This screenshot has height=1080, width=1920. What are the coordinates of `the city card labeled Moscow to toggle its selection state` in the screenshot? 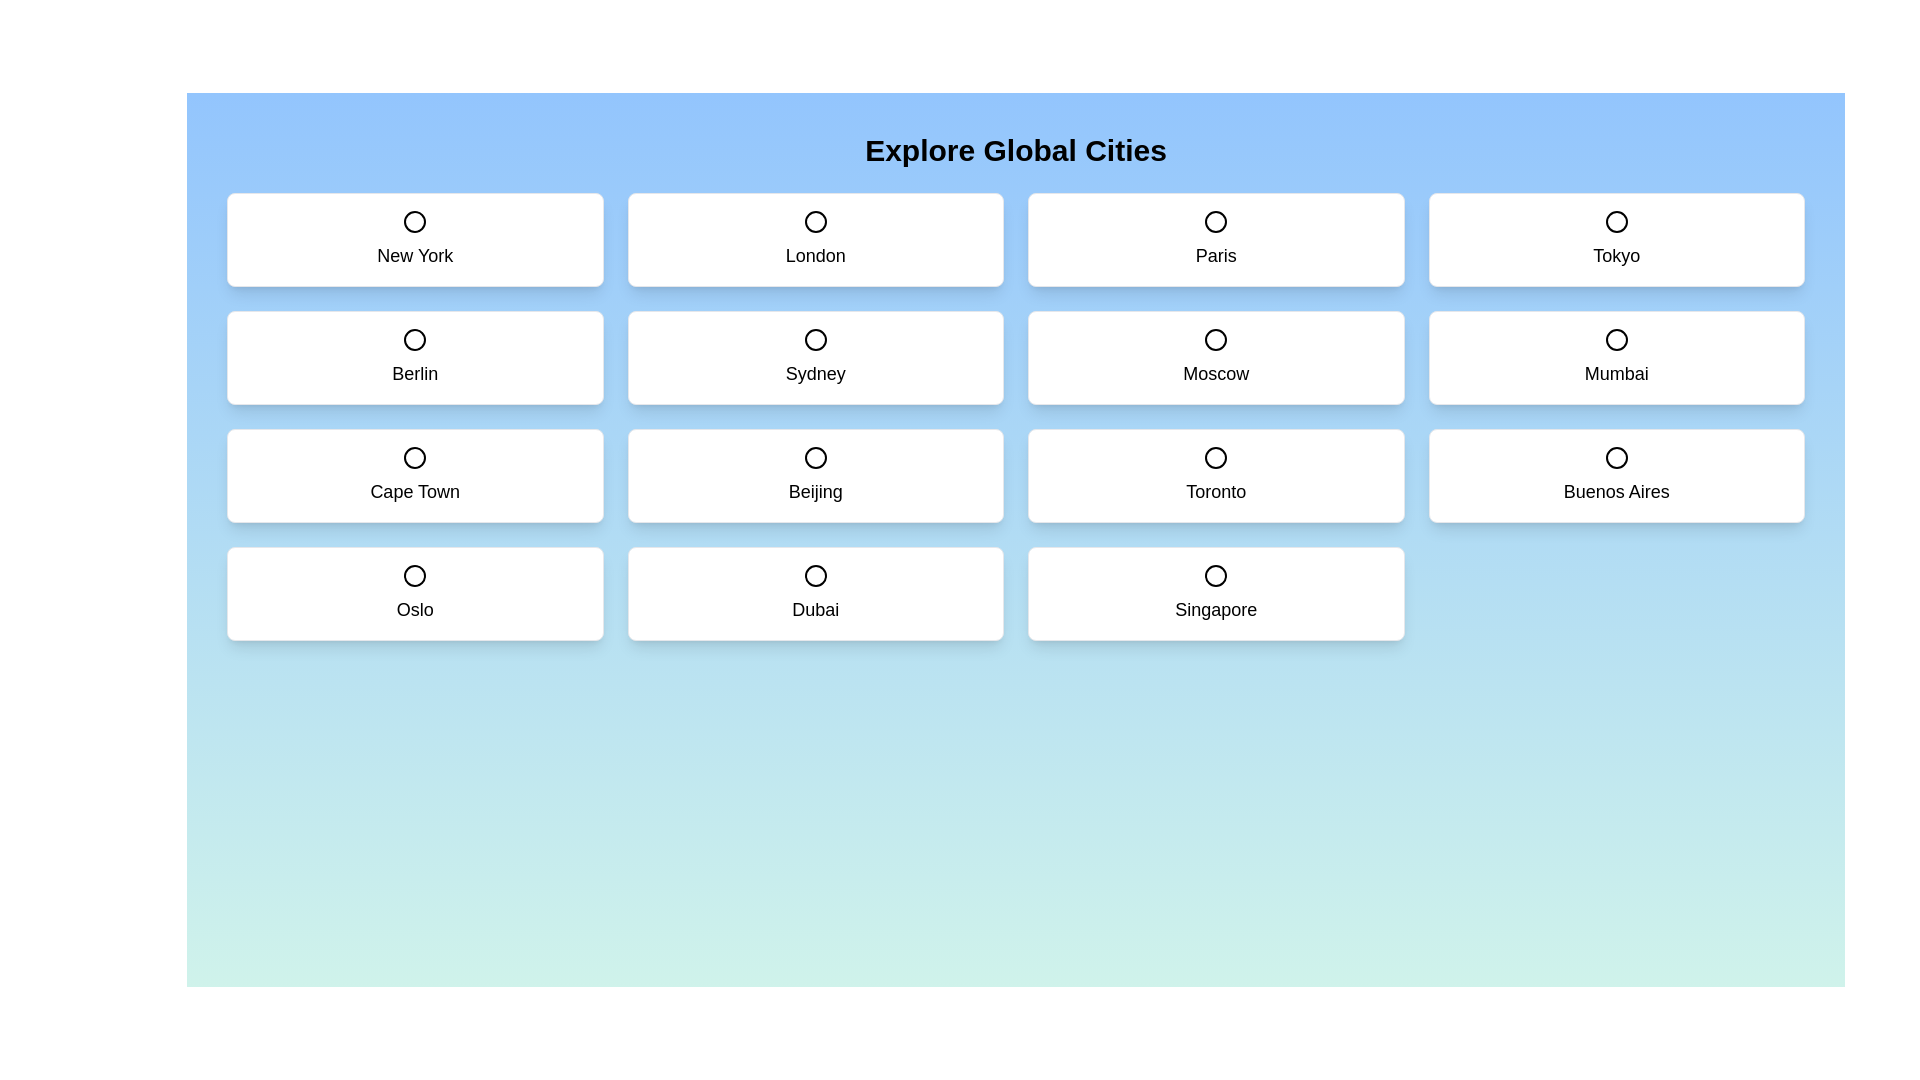 It's located at (1215, 357).